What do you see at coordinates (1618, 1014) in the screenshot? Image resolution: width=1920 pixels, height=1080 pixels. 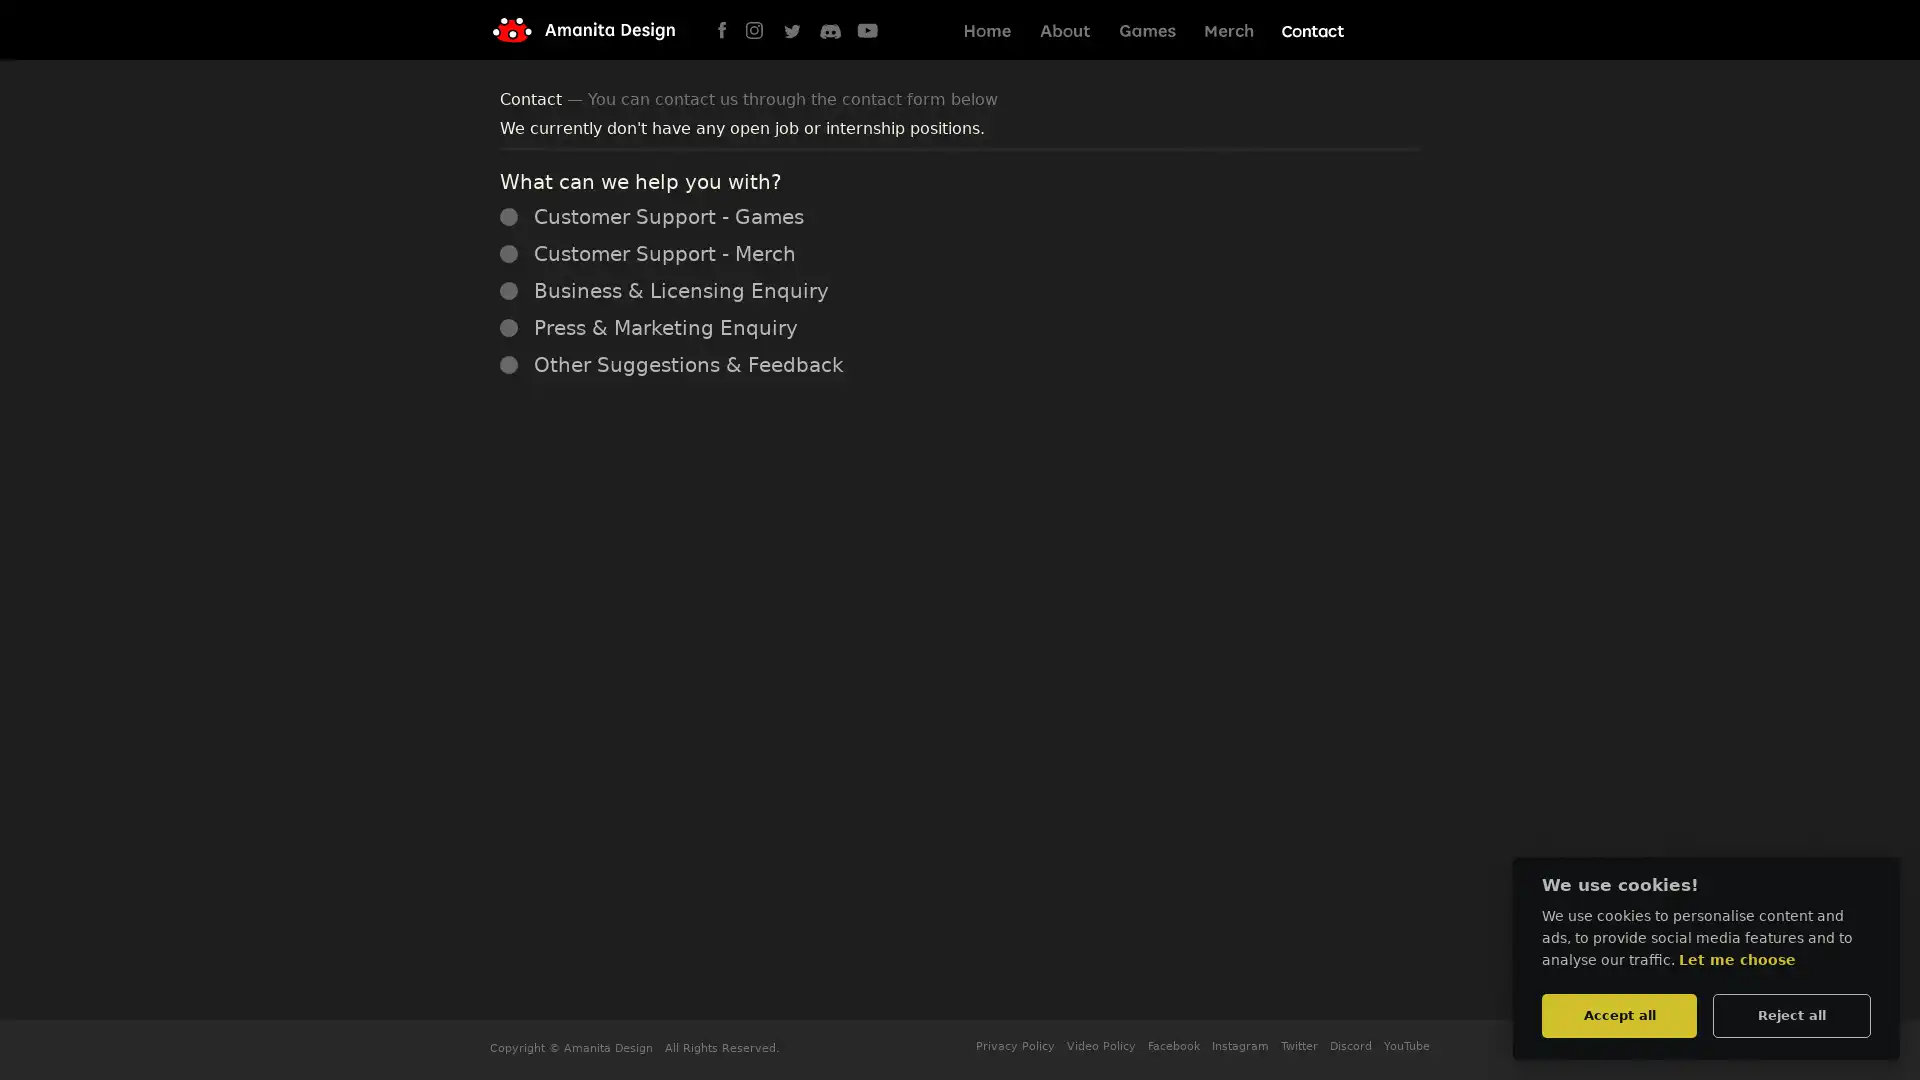 I see `Accept all` at bounding box center [1618, 1014].